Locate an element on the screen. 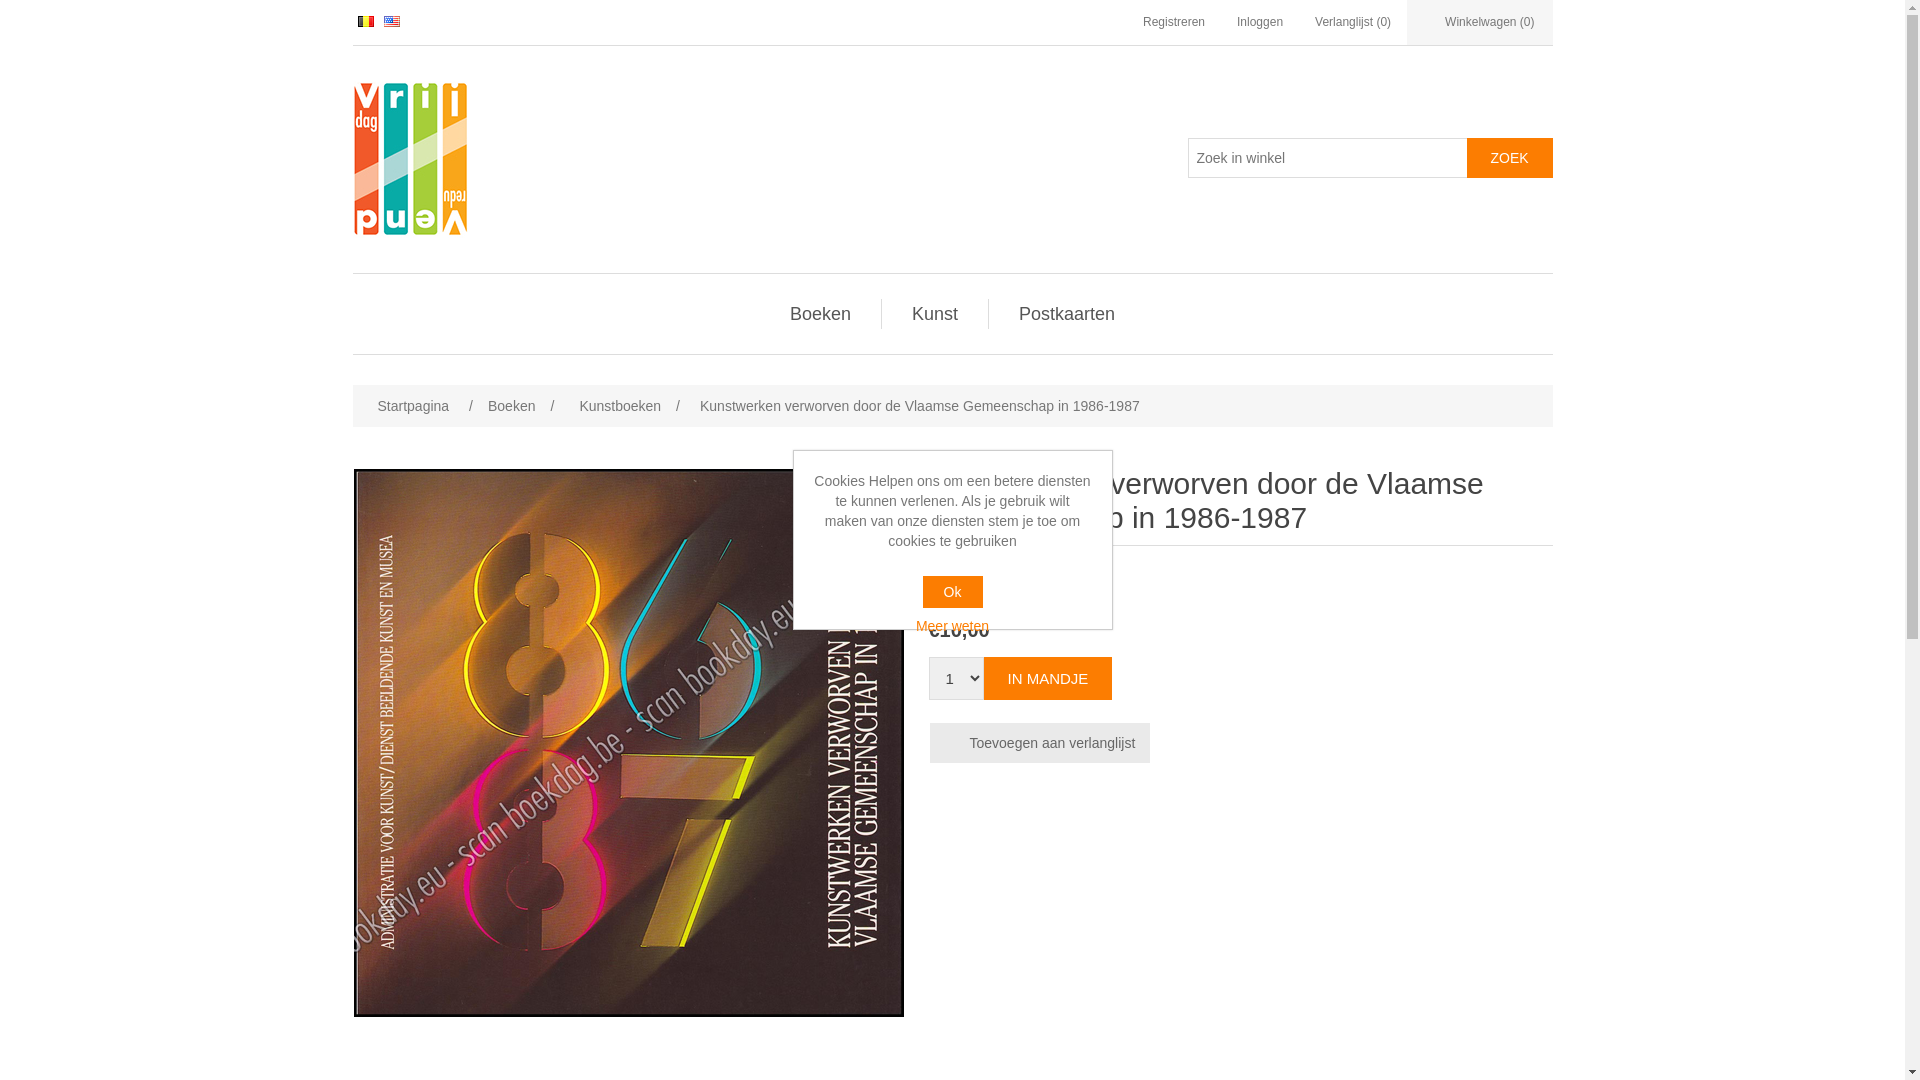  'In mandje' is located at coordinates (1047, 677).